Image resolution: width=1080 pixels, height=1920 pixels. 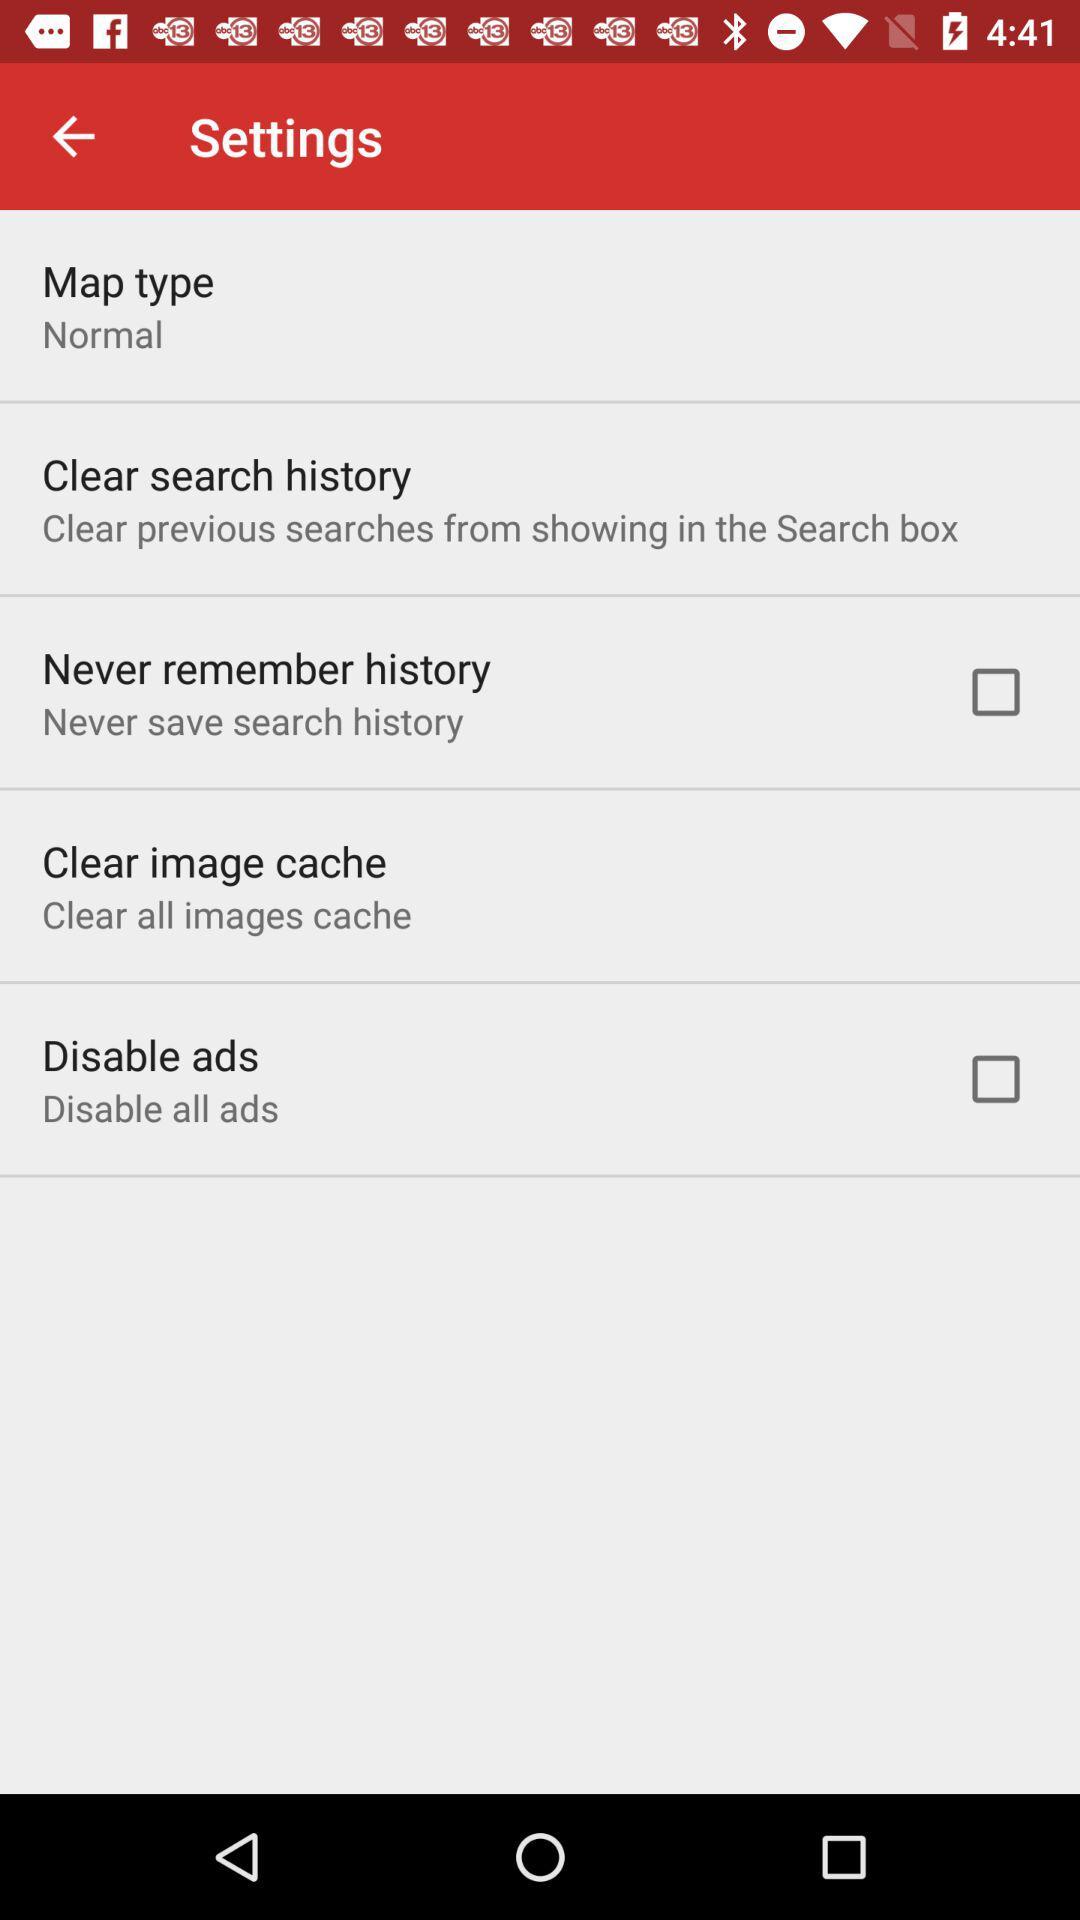 I want to click on item above never remember history, so click(x=499, y=527).